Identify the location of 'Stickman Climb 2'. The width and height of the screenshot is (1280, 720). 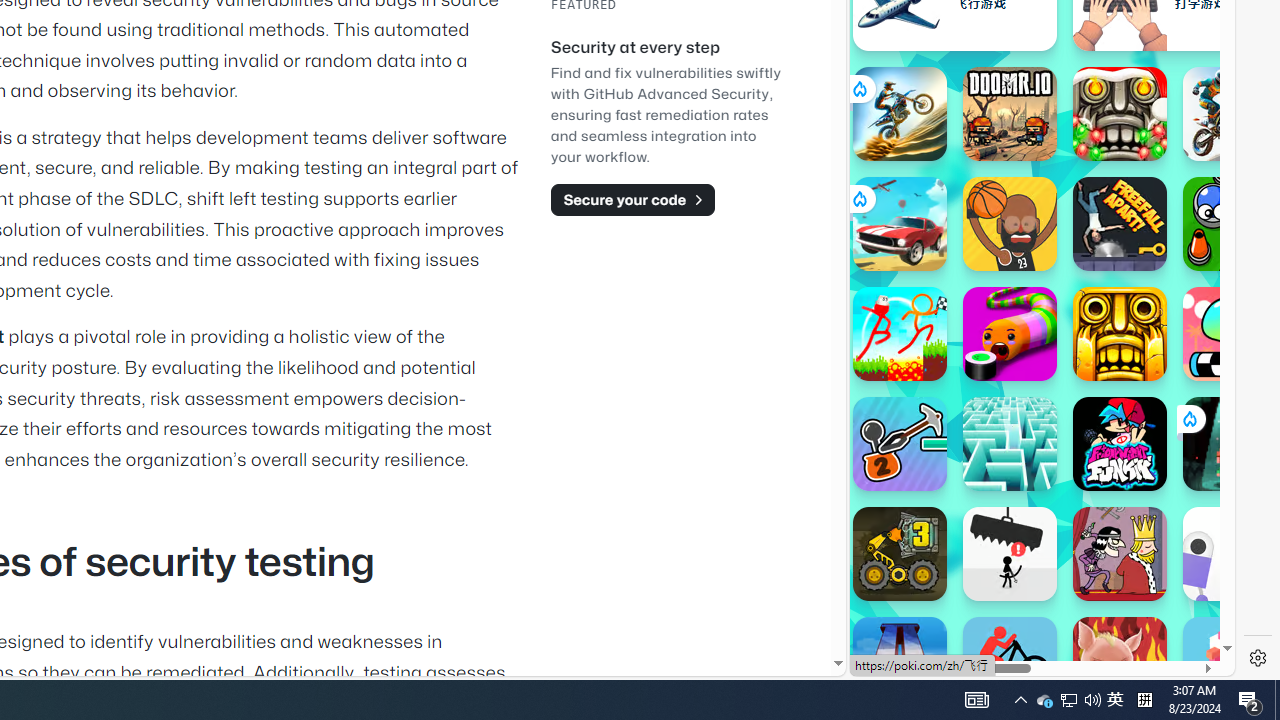
(898, 442).